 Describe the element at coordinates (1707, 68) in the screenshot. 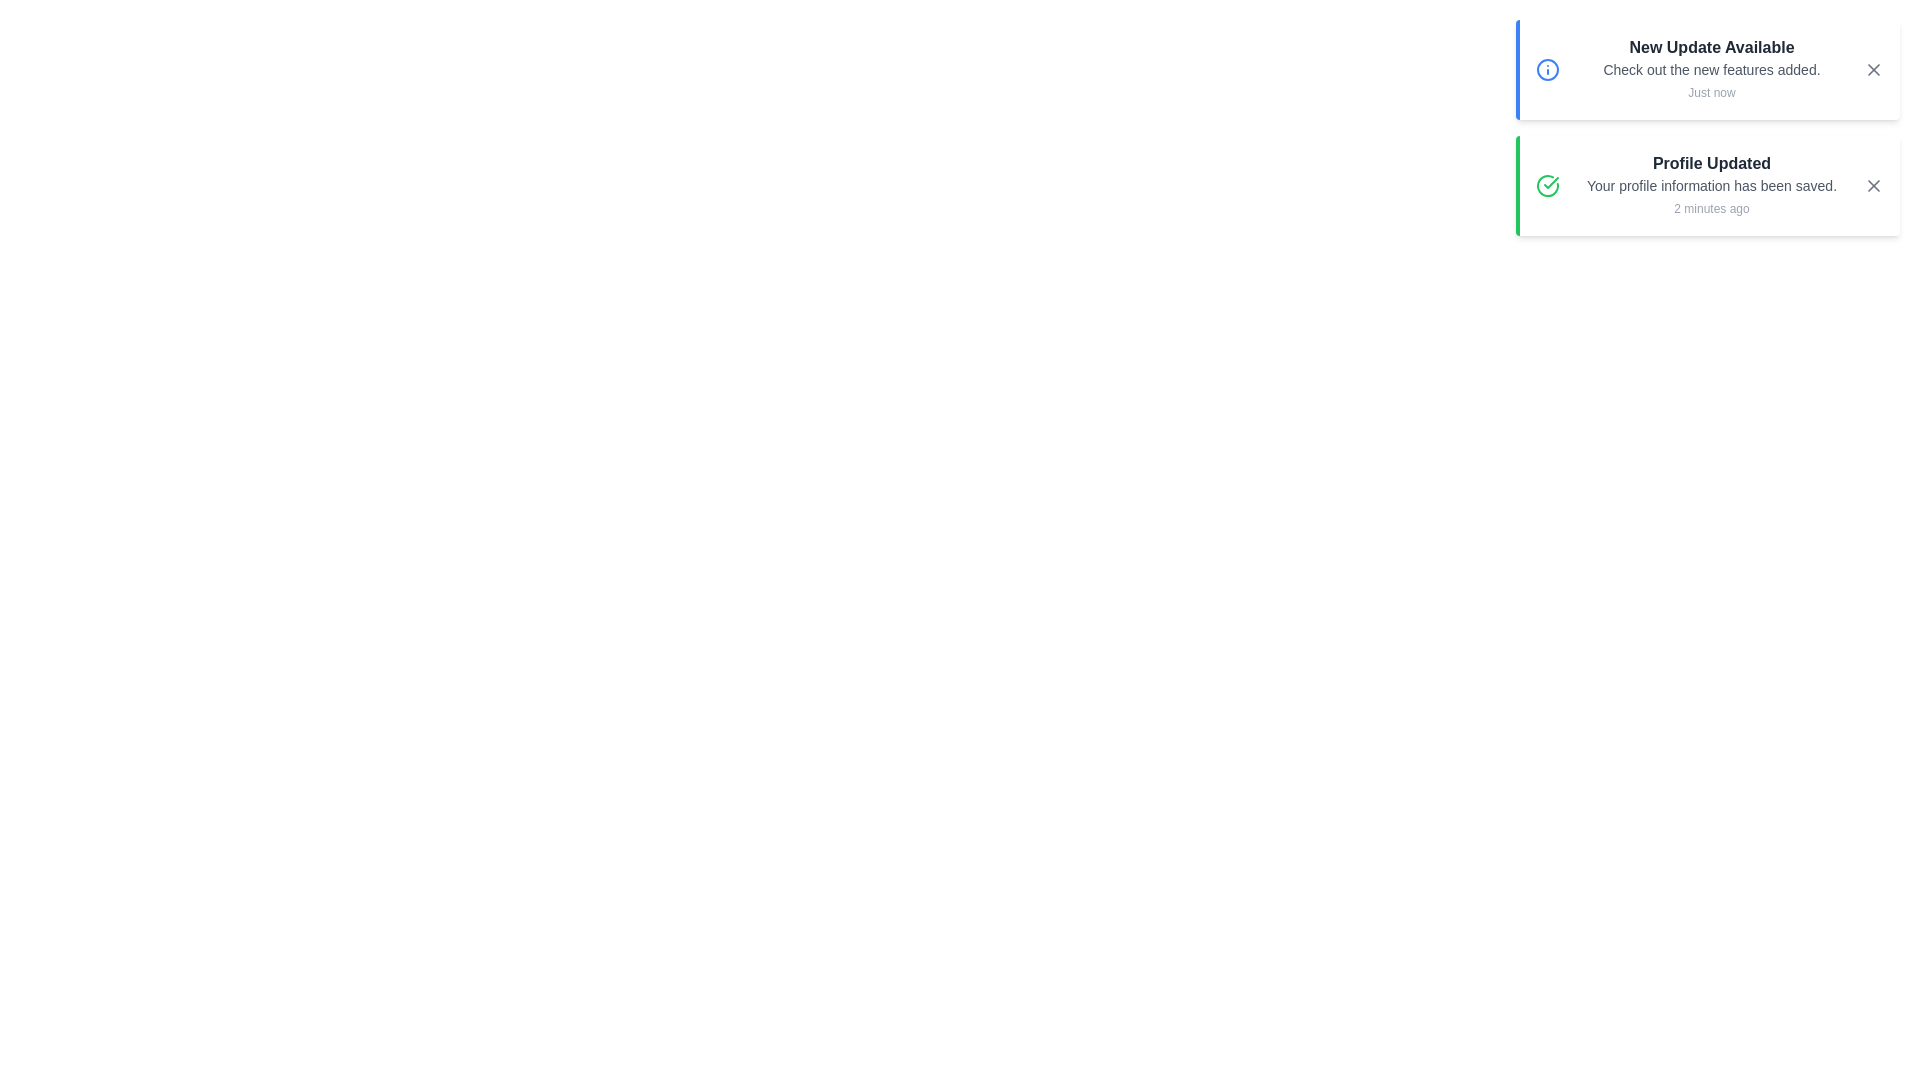

I see `the notification to read its content` at that location.